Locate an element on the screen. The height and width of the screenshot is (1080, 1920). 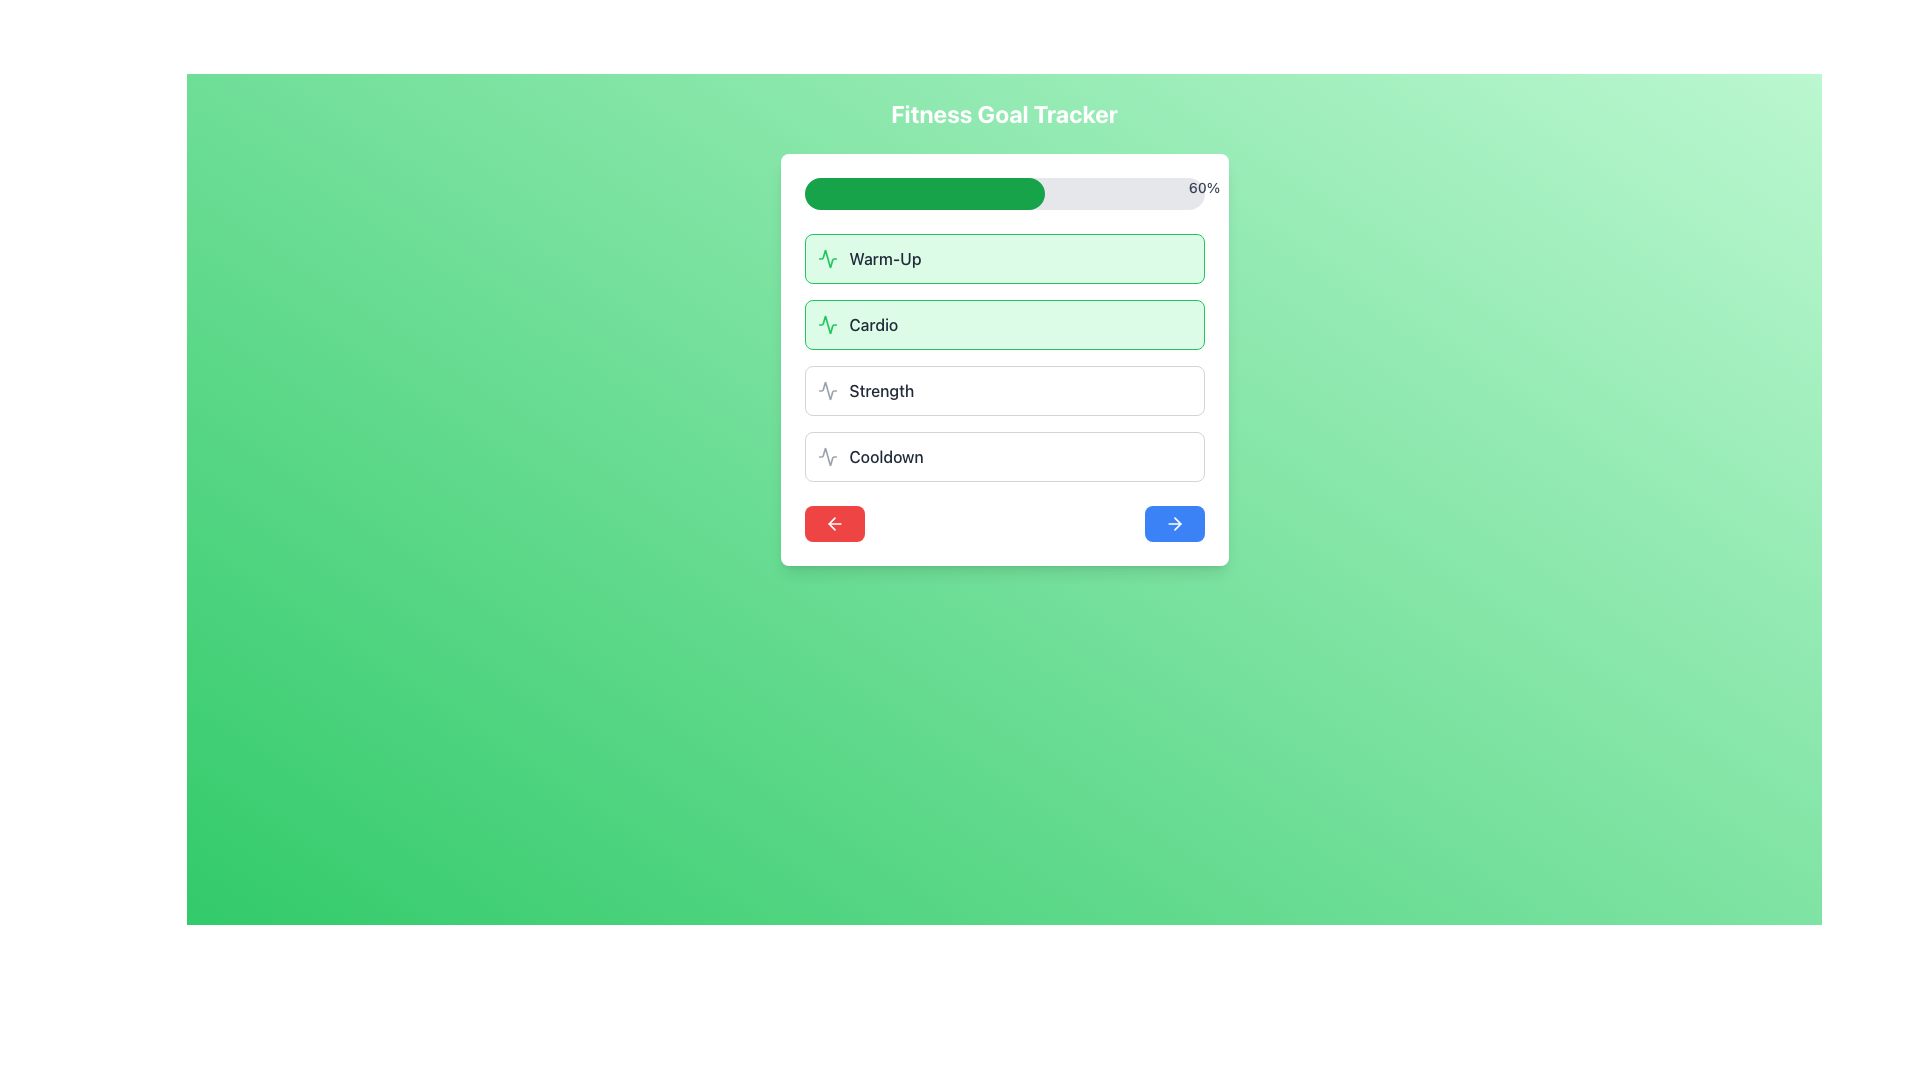
the horizontal progress bar indicating 60% progress, located at the top of the 'Fitness Goal Tracker' card is located at coordinates (1004, 193).